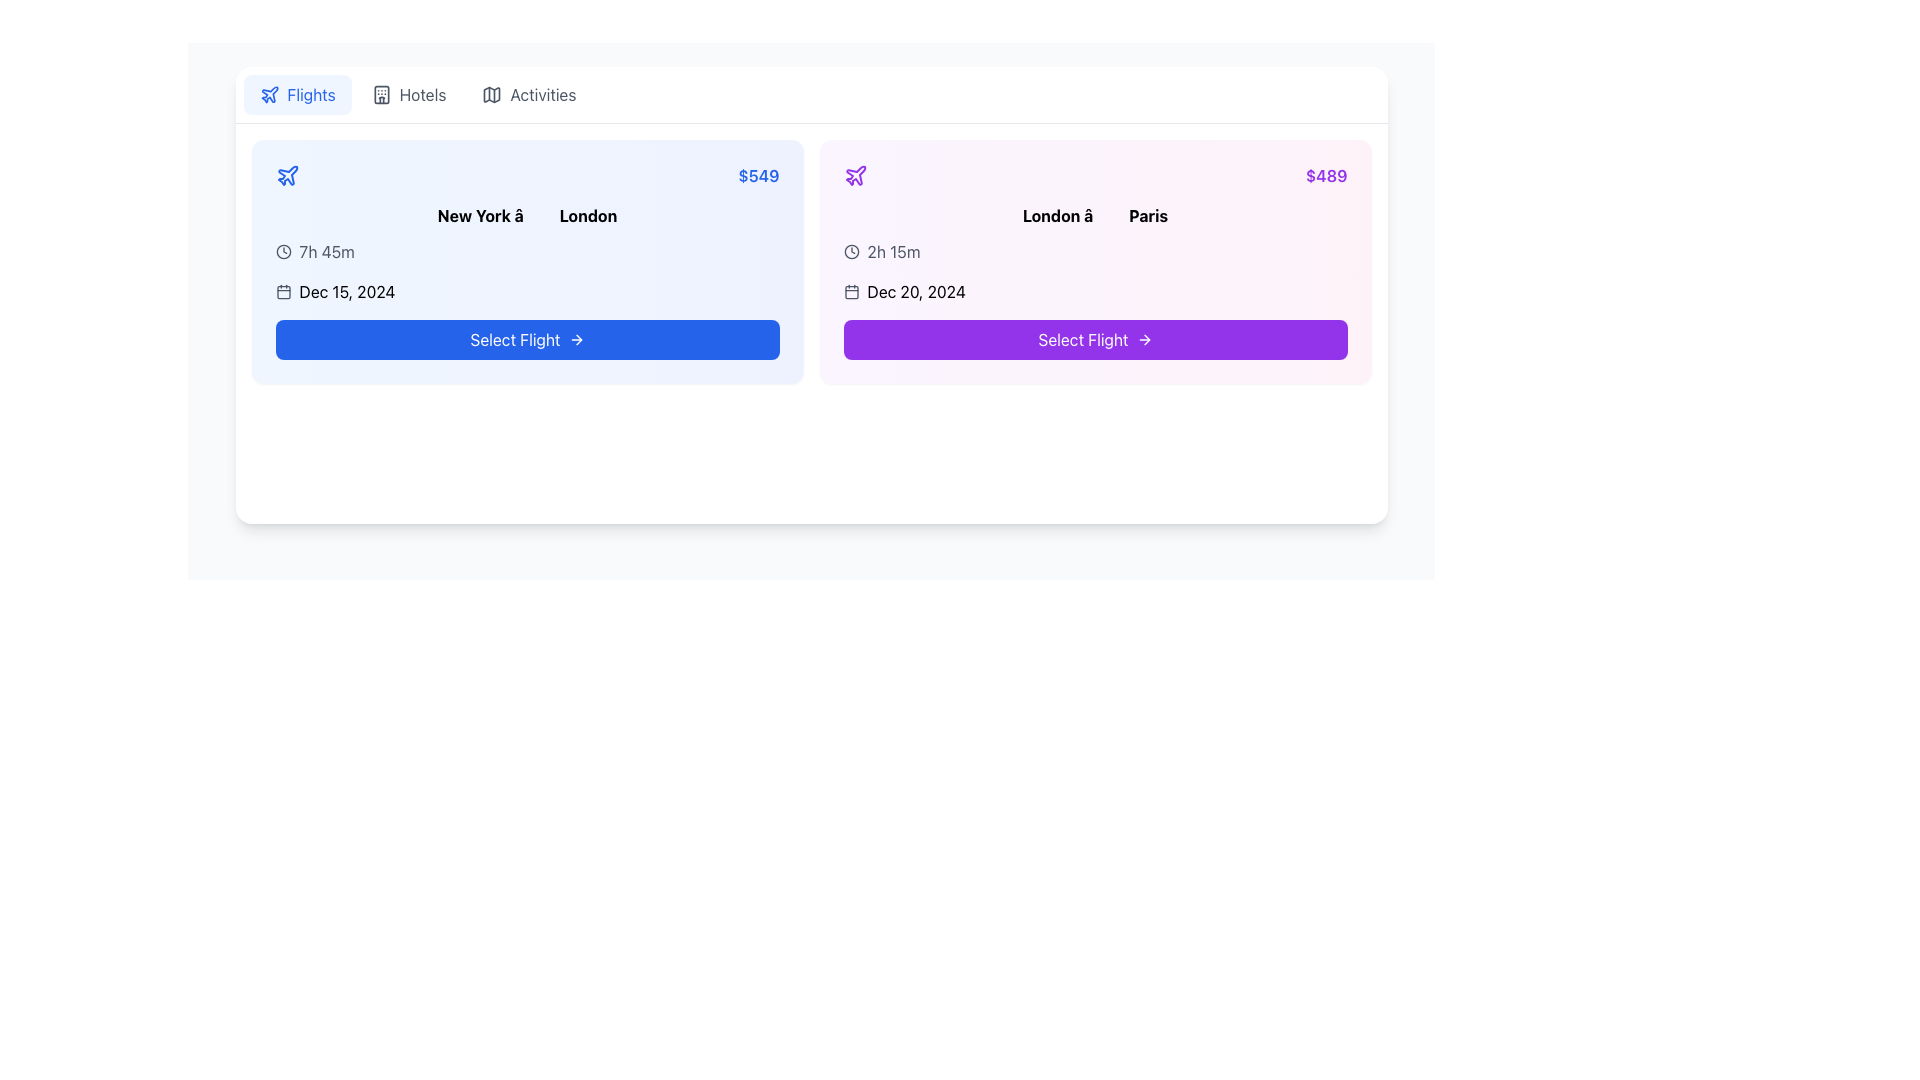 The image size is (1920, 1080). Describe the element at coordinates (492, 95) in the screenshot. I see `the 'Activities' icon in the navigation bar, which is an SVG graphic located in the header, leftmost of the text label 'Activities'` at that location.